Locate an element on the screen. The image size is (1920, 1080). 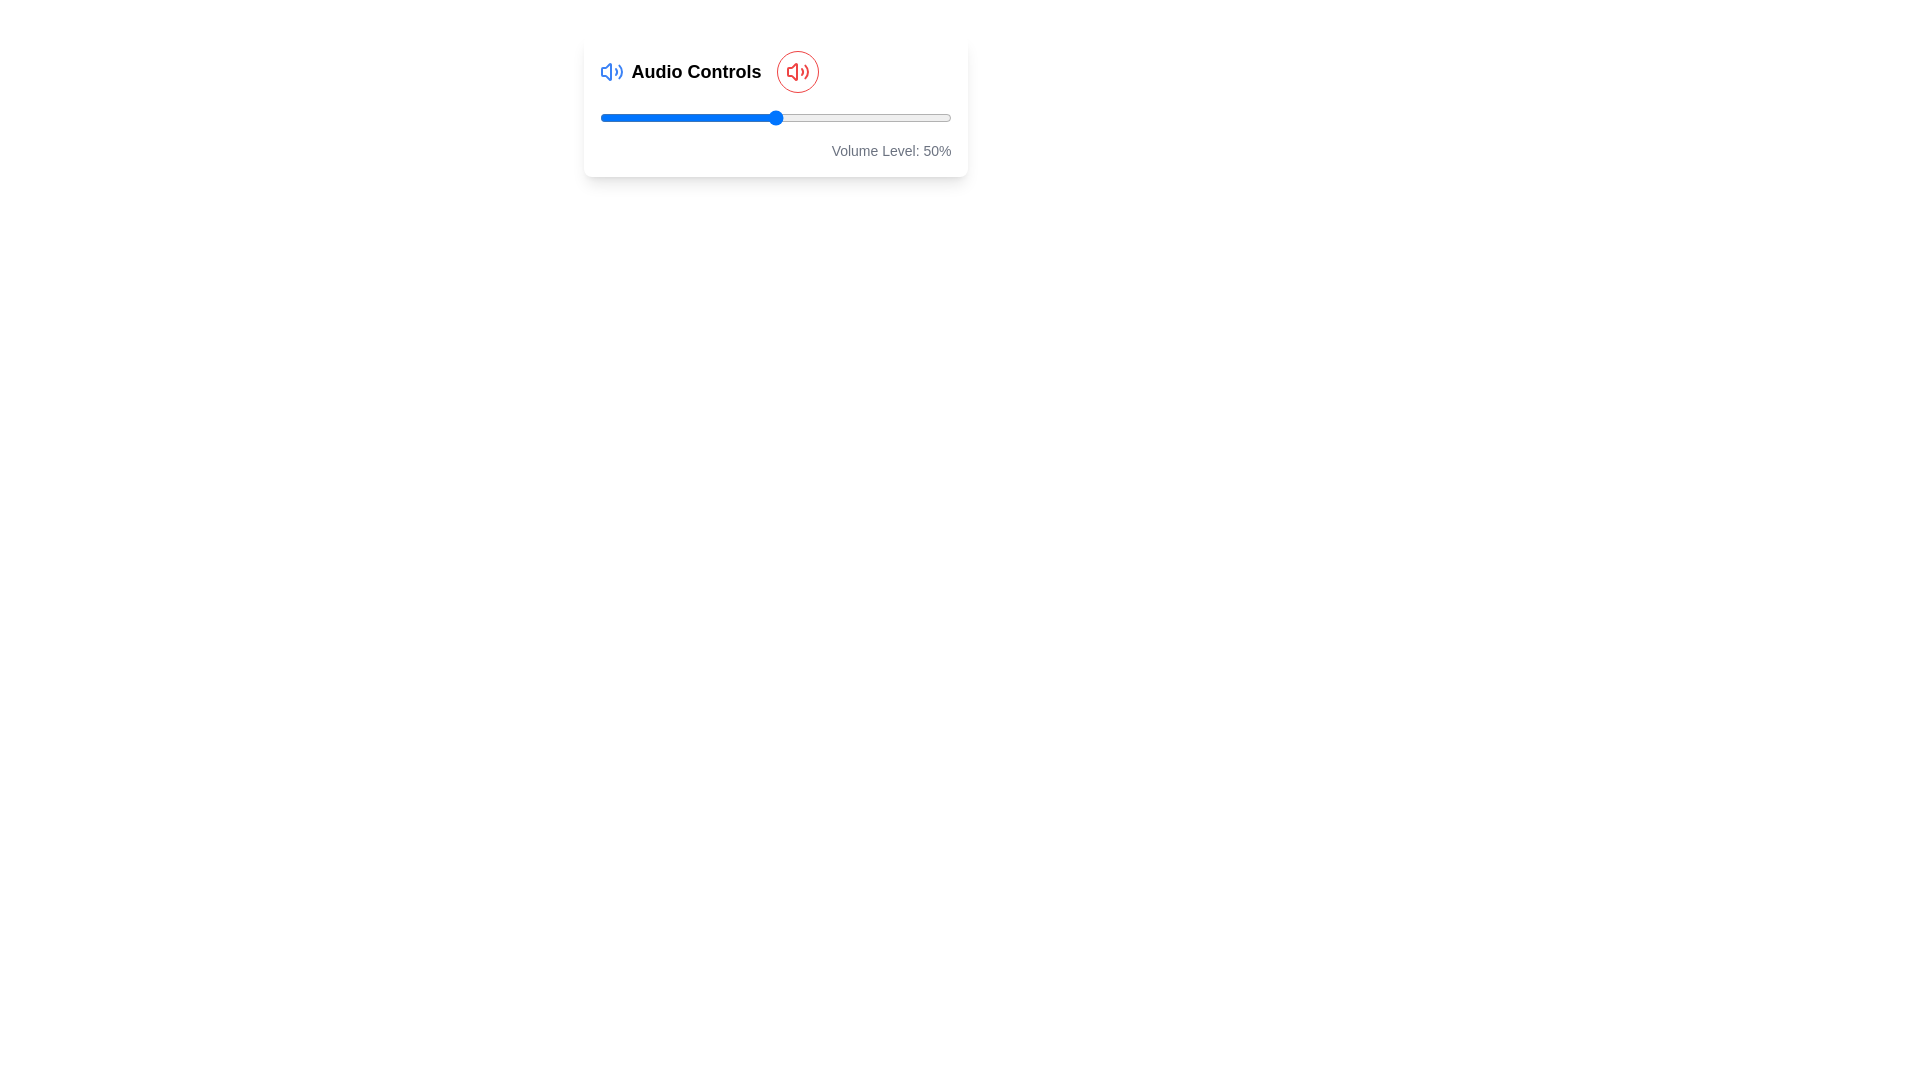
the volume slider to 19% by dragging the slider to the corresponding position is located at coordinates (666, 118).